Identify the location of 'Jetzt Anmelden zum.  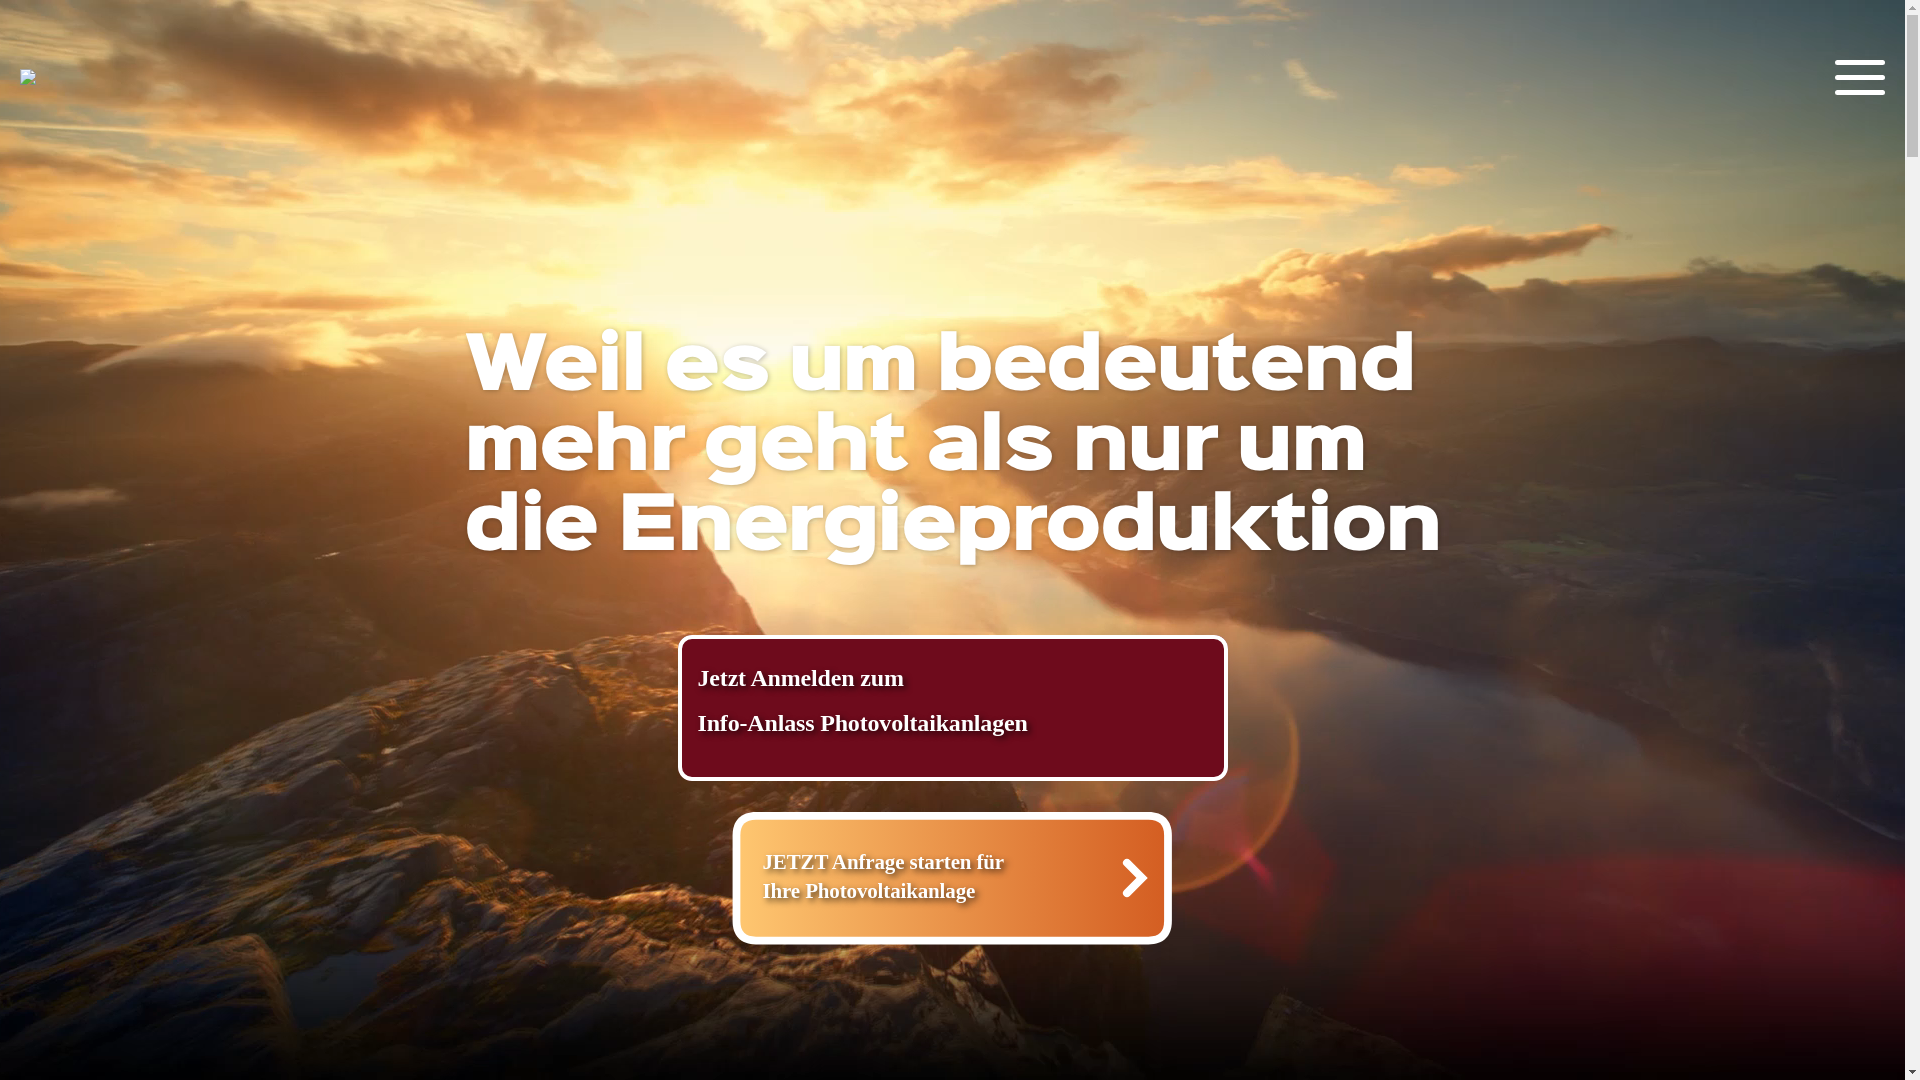
(952, 707).